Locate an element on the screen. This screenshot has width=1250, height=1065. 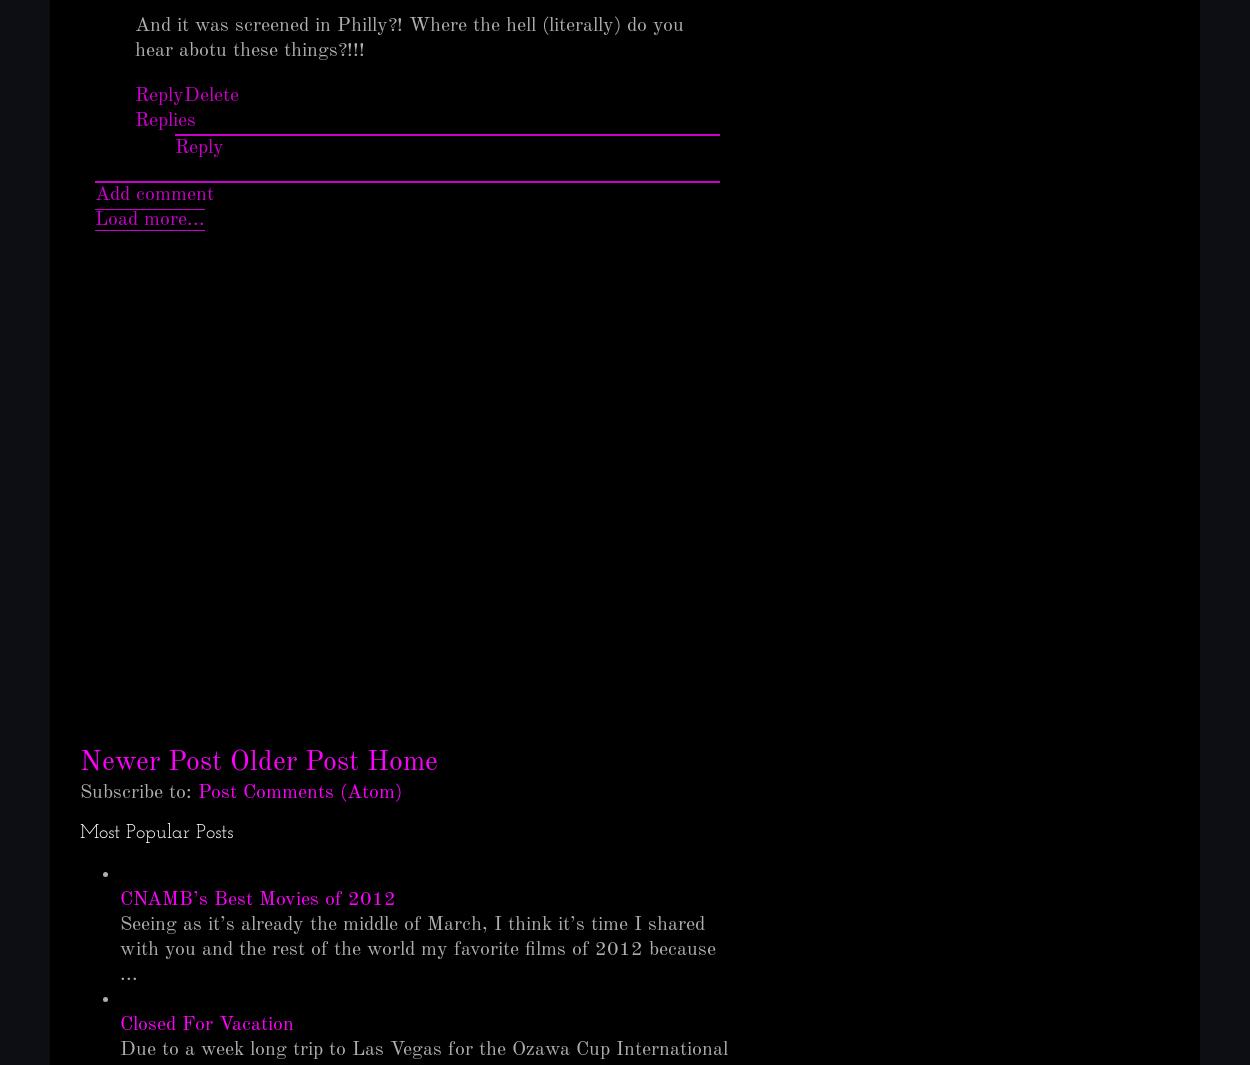
'Seeing as it’s already the middle of March, I think it’s time I shared with you and the rest of the world my favorite films of 2012 because ...' is located at coordinates (417, 949).